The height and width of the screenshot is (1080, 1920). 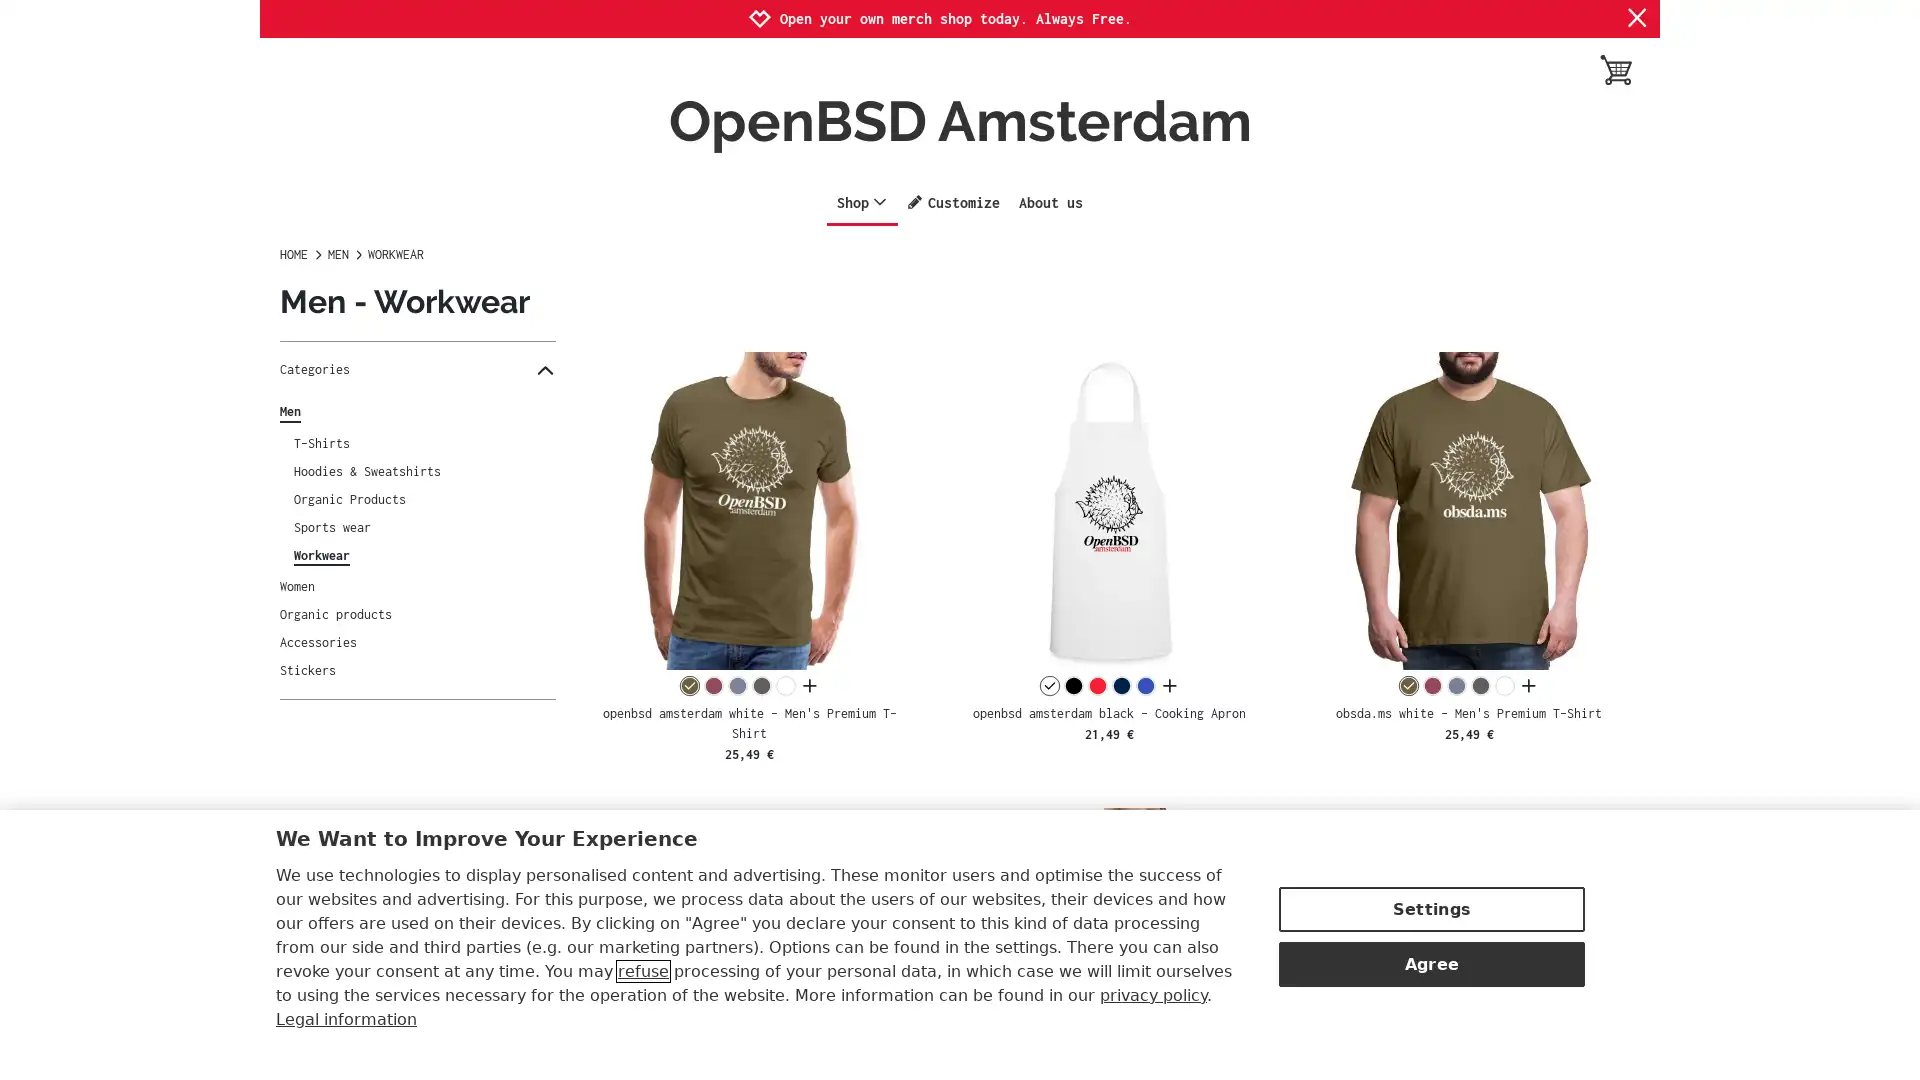 What do you see at coordinates (1096, 685) in the screenshot?
I see `red` at bounding box center [1096, 685].